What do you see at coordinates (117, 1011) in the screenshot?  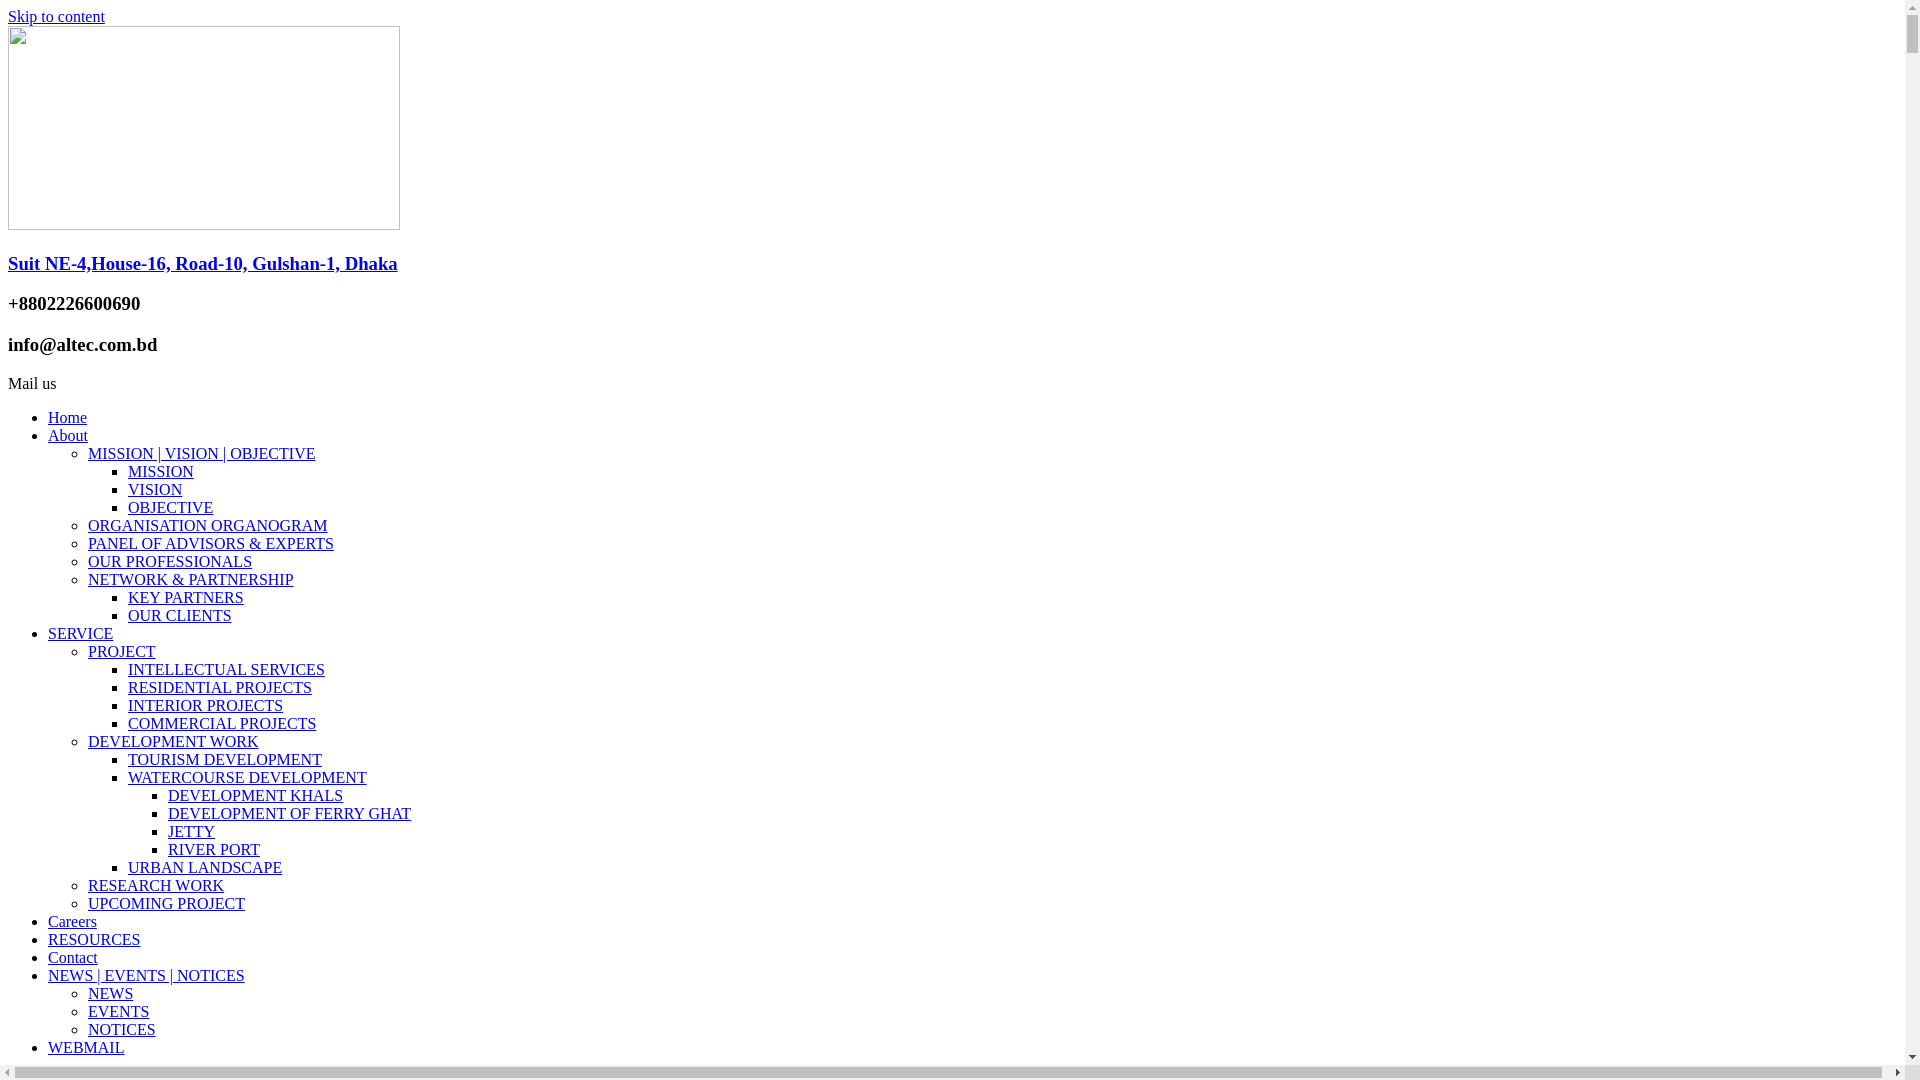 I see `'EVENTS'` at bounding box center [117, 1011].